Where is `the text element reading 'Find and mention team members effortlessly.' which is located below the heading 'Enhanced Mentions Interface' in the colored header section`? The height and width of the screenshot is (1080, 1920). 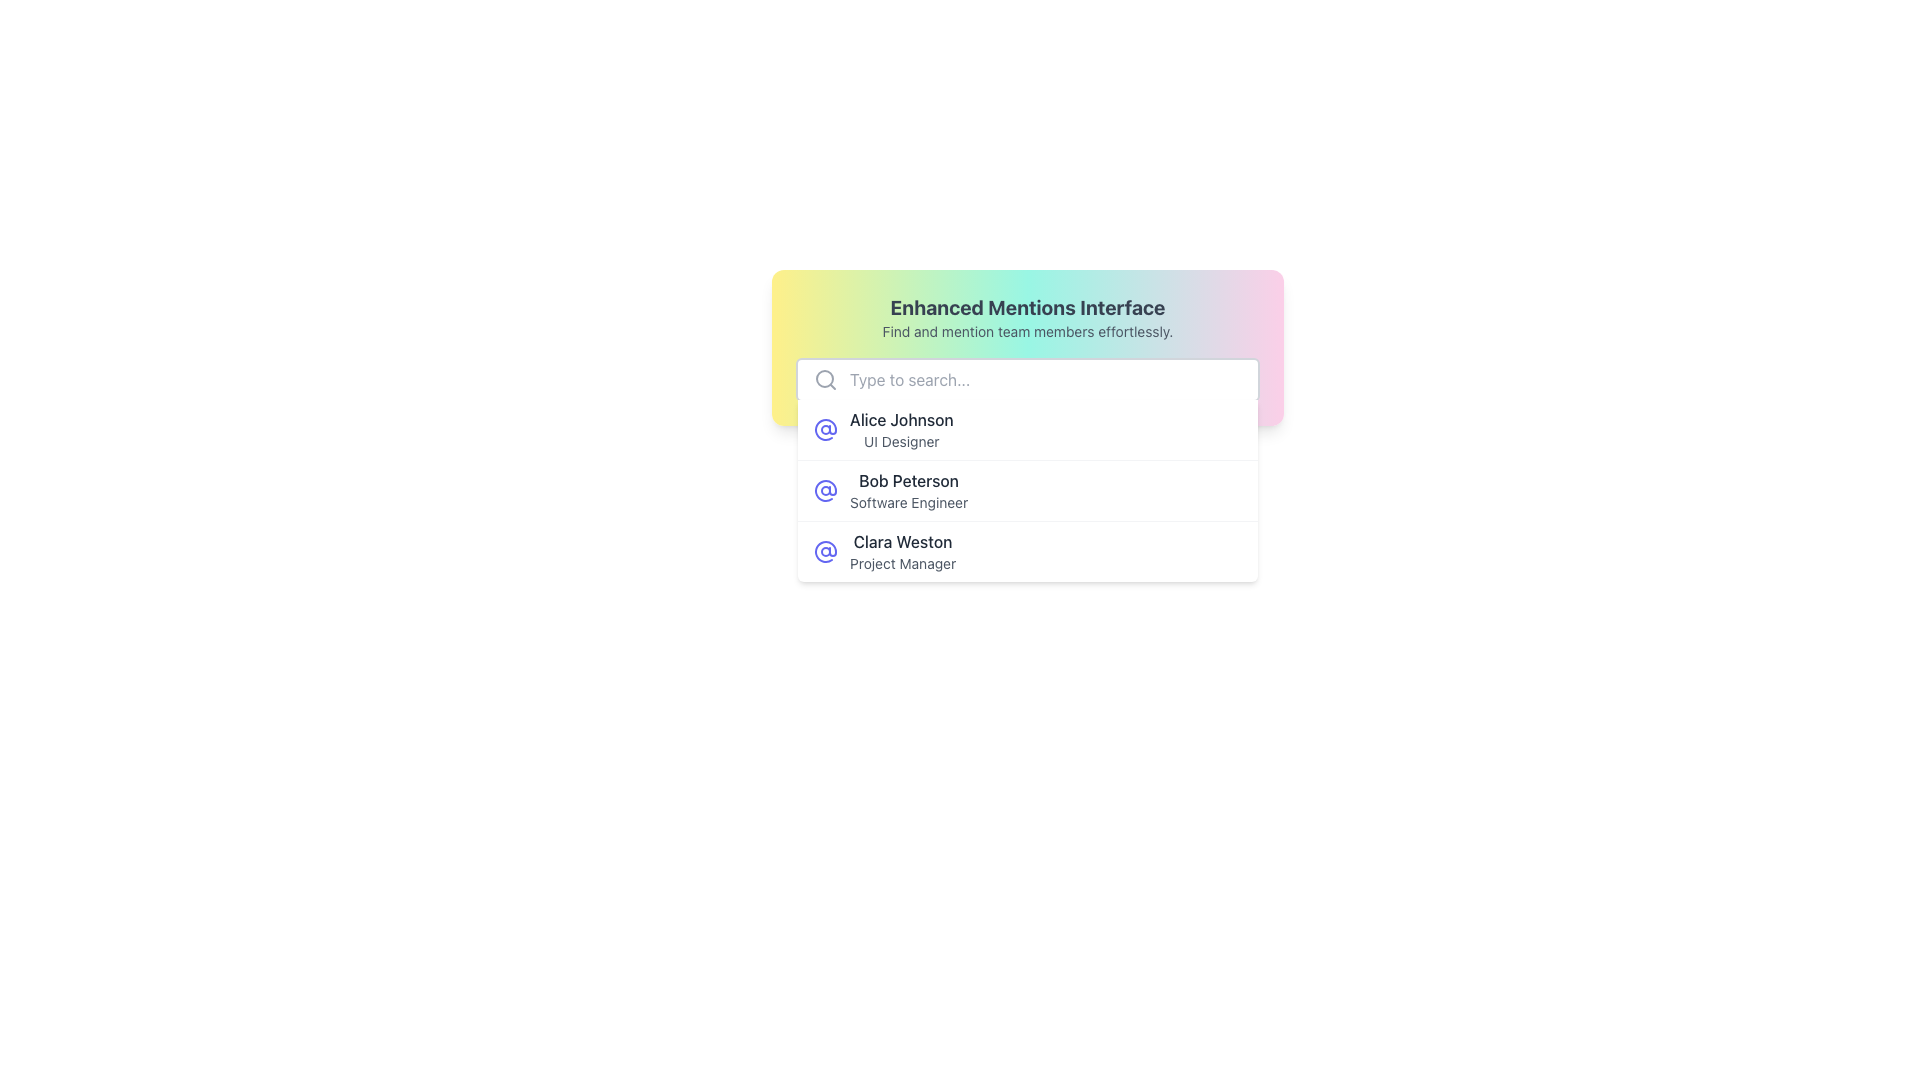
the text element reading 'Find and mention team members effortlessly.' which is located below the heading 'Enhanced Mentions Interface' in the colored header section is located at coordinates (1027, 330).